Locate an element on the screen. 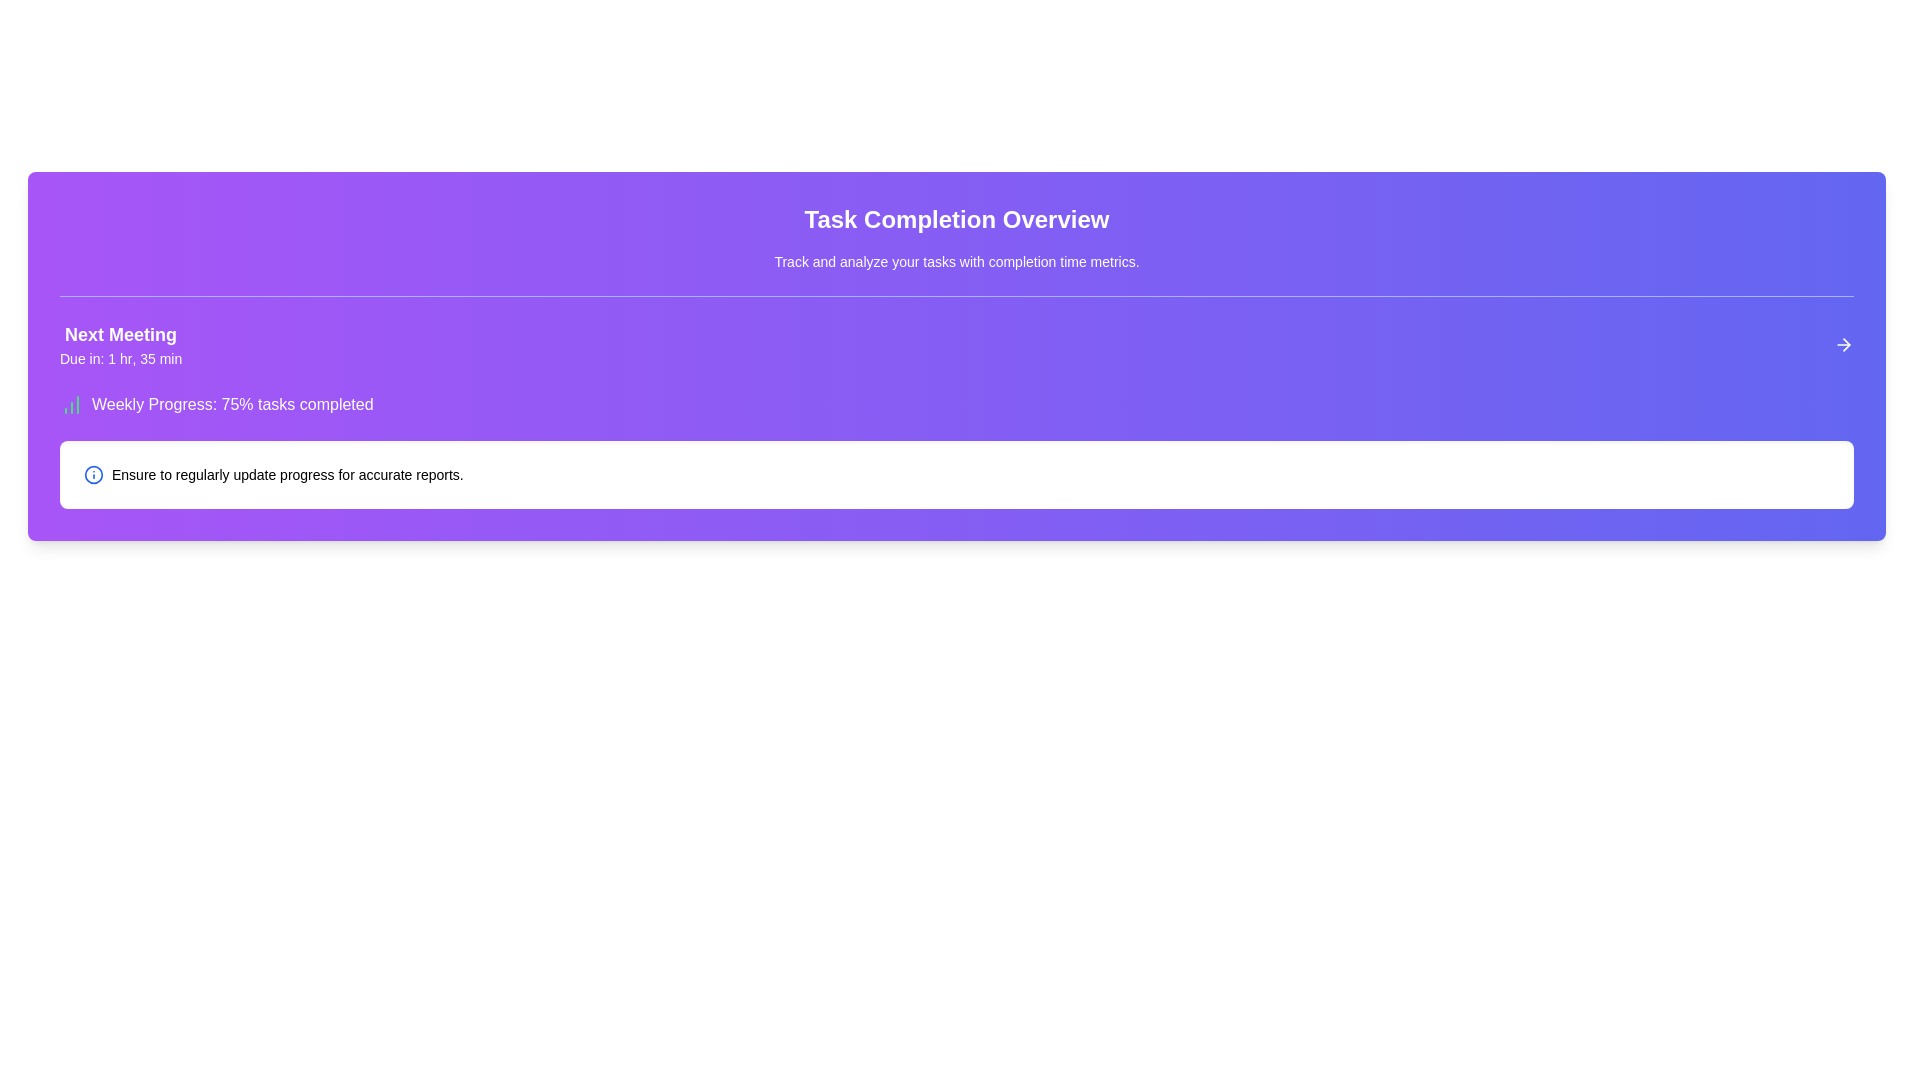 The image size is (1920, 1080). the static text that reads 'Track and analyze your tasks with completion time metrics.' which is styled in white font on a gradient purple background, positioned below the header 'Task Completion Overview' is located at coordinates (955, 261).